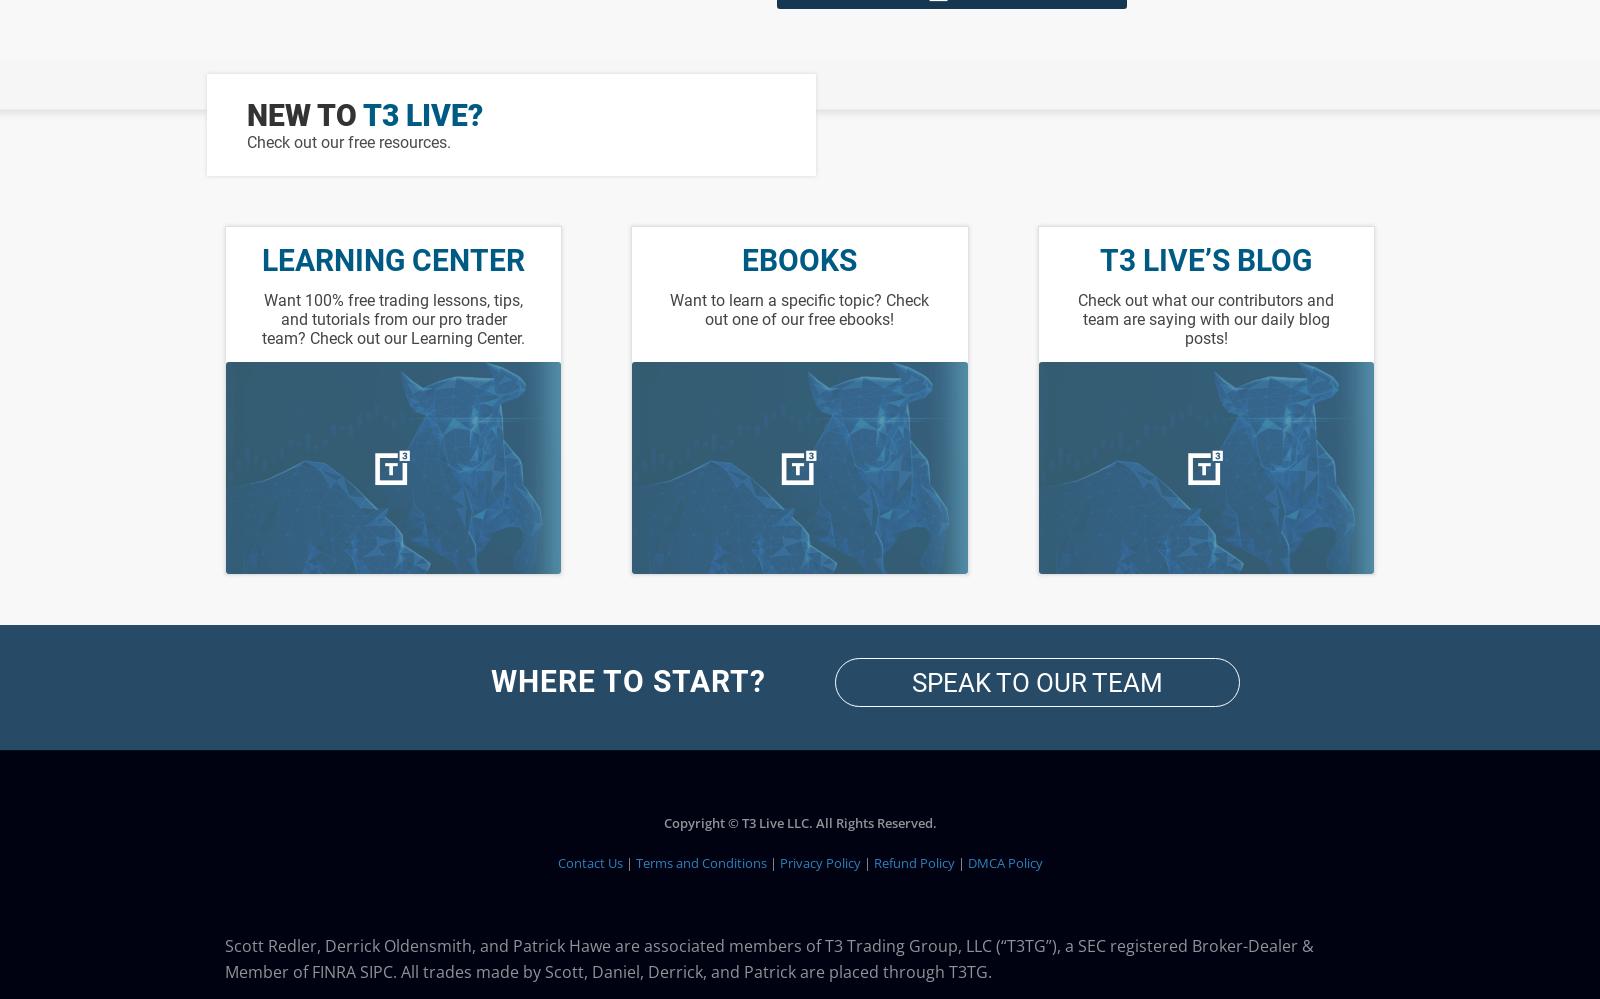 This screenshot has width=1600, height=999. I want to click on 'Terms and Conditions', so click(635, 862).